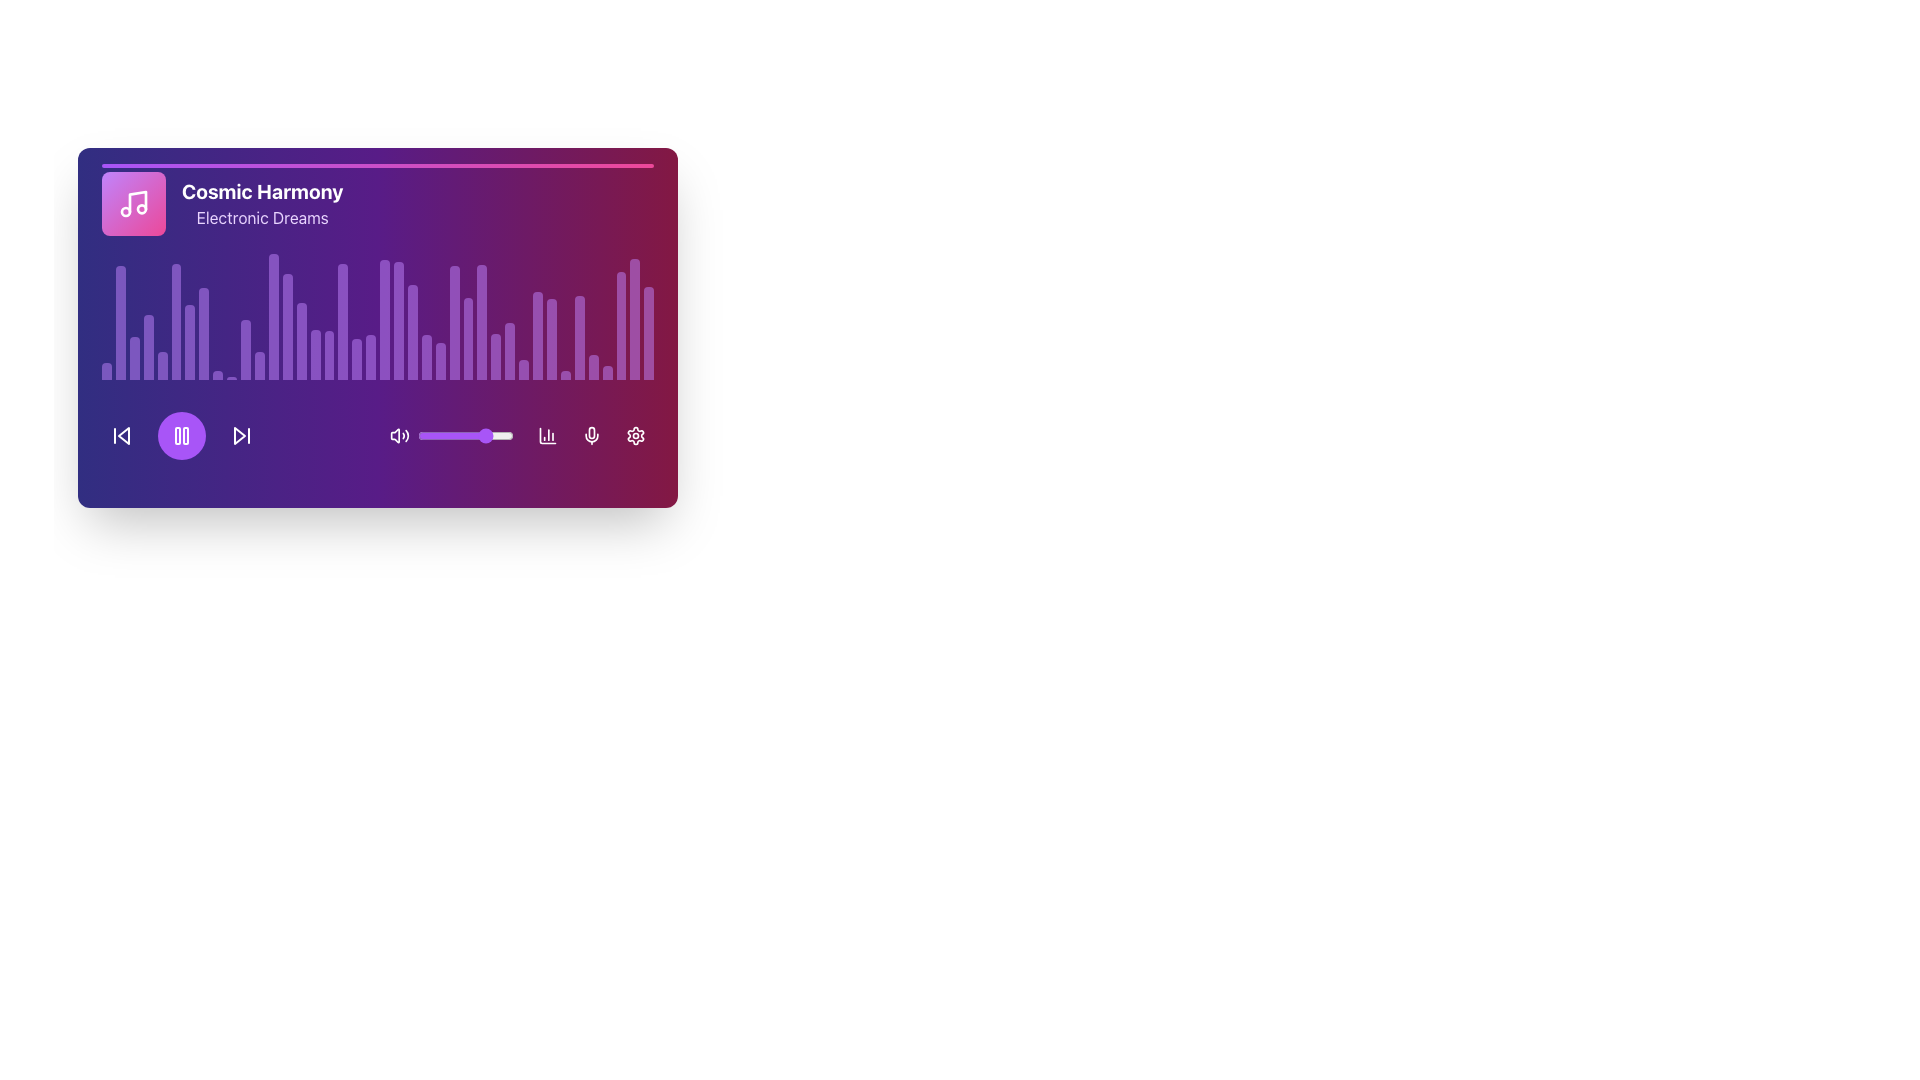 The width and height of the screenshot is (1920, 1080). Describe the element at coordinates (590, 434) in the screenshot. I see `the microphone icon, which is the middle icon in a set of three adjacent icons located in the bottom-right corner of the music player interface` at that location.